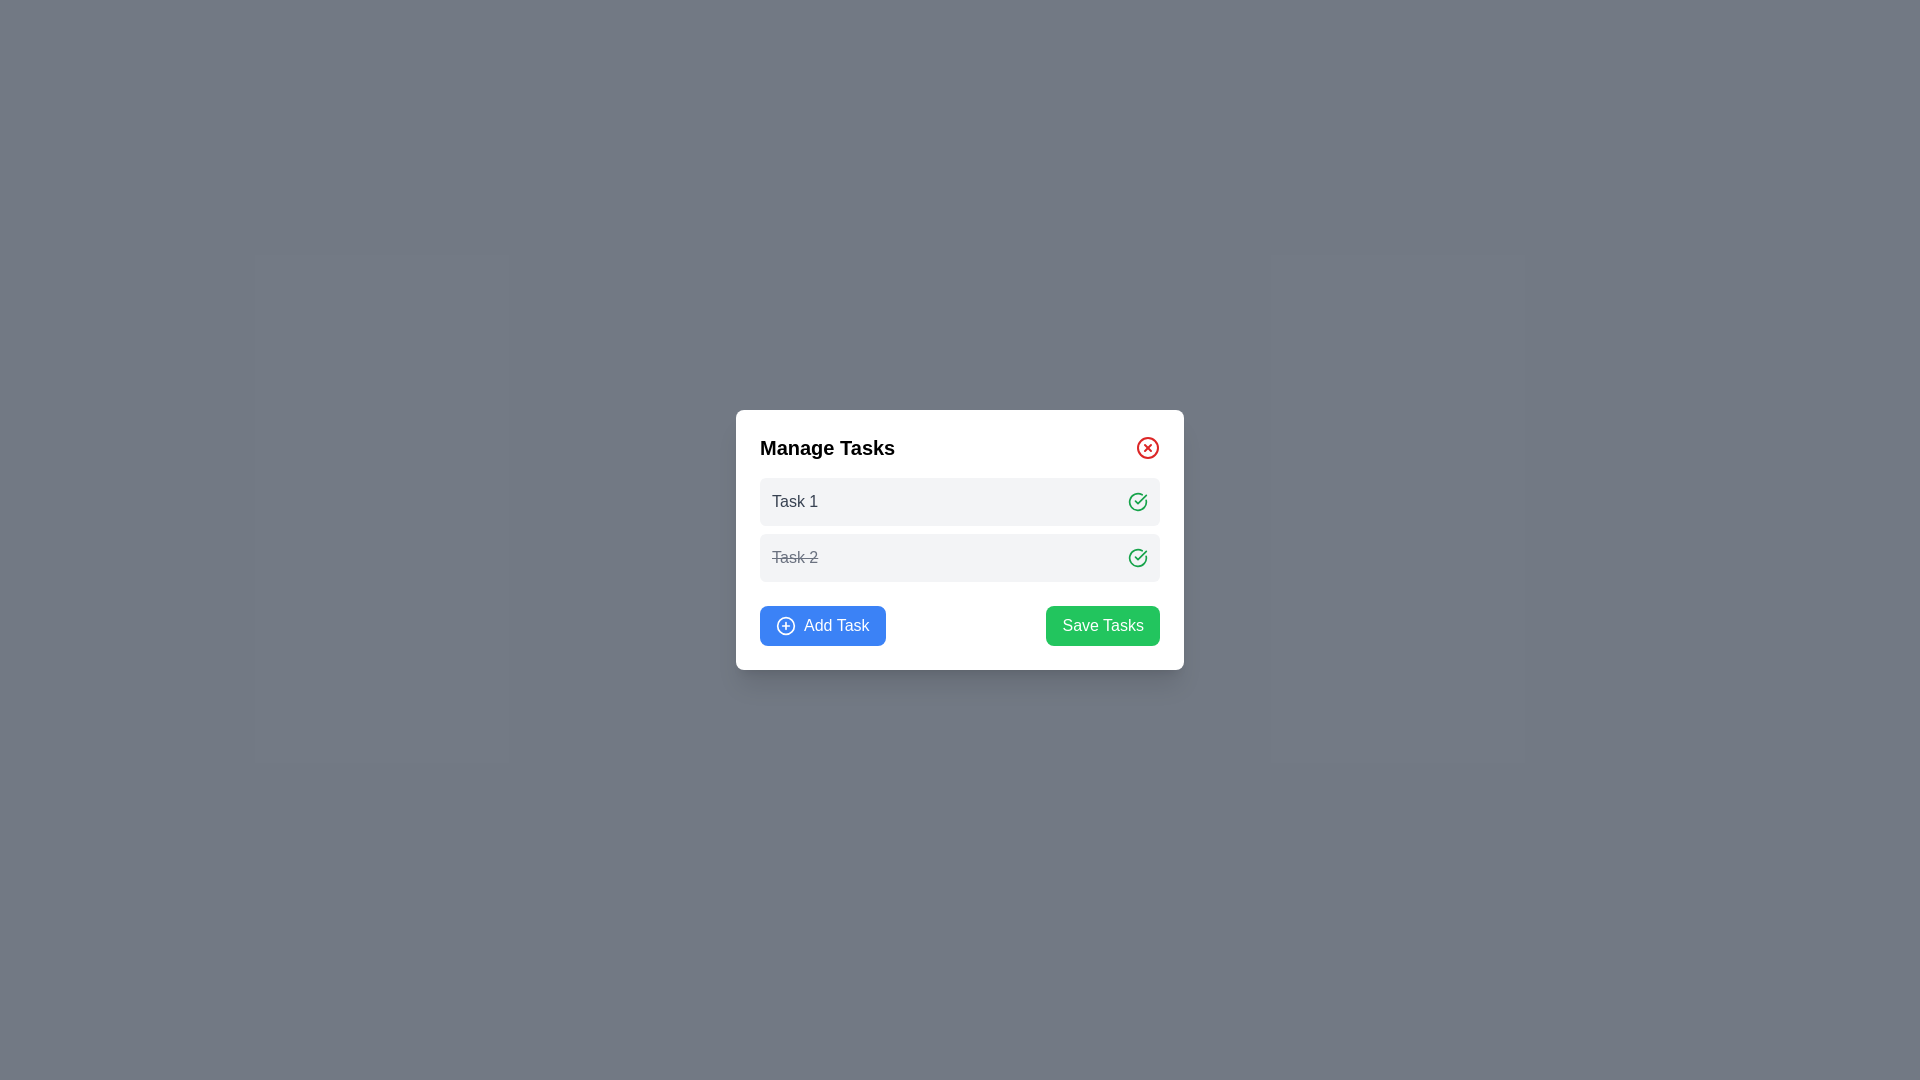 This screenshot has height=1080, width=1920. Describe the element at coordinates (960, 540) in the screenshot. I see `a task in the 'Manage Tasks' modal dialog to mark it as done` at that location.